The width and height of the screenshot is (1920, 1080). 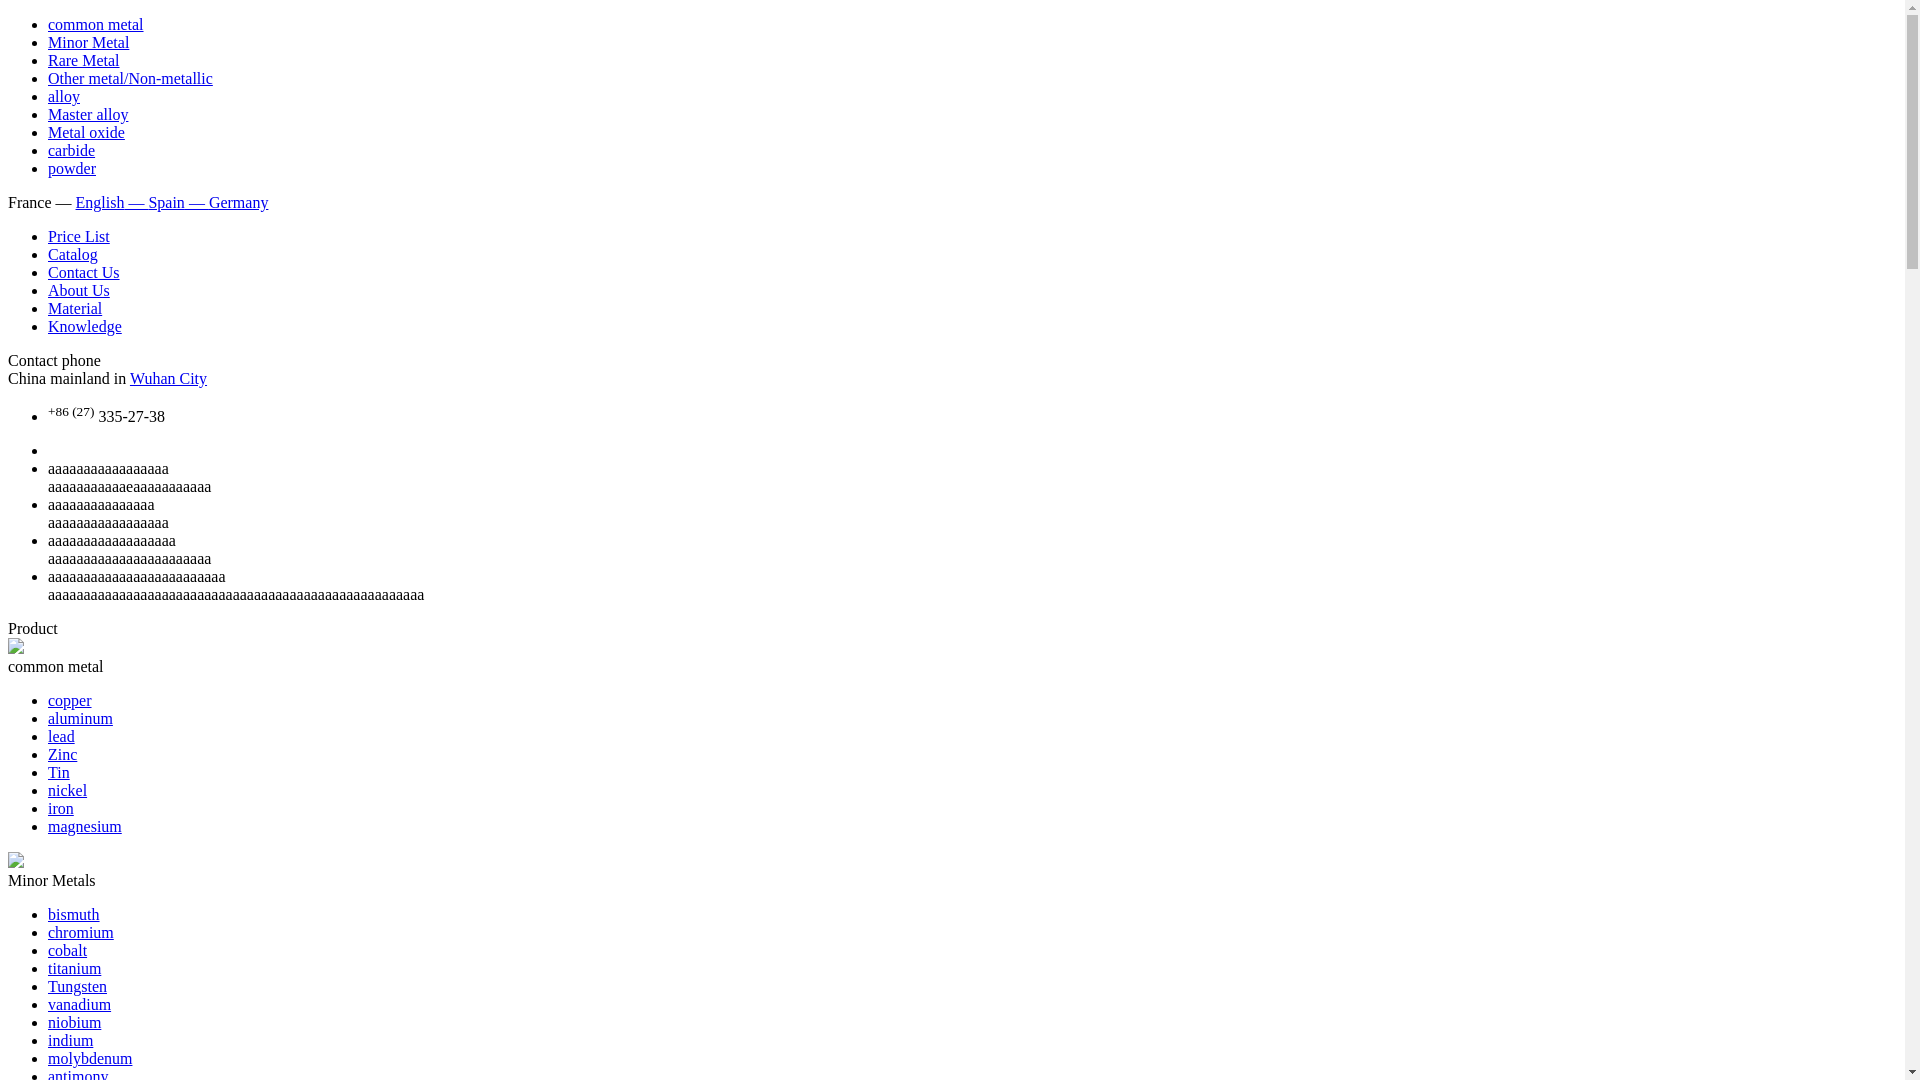 What do you see at coordinates (74, 967) in the screenshot?
I see `'titanium'` at bounding box center [74, 967].